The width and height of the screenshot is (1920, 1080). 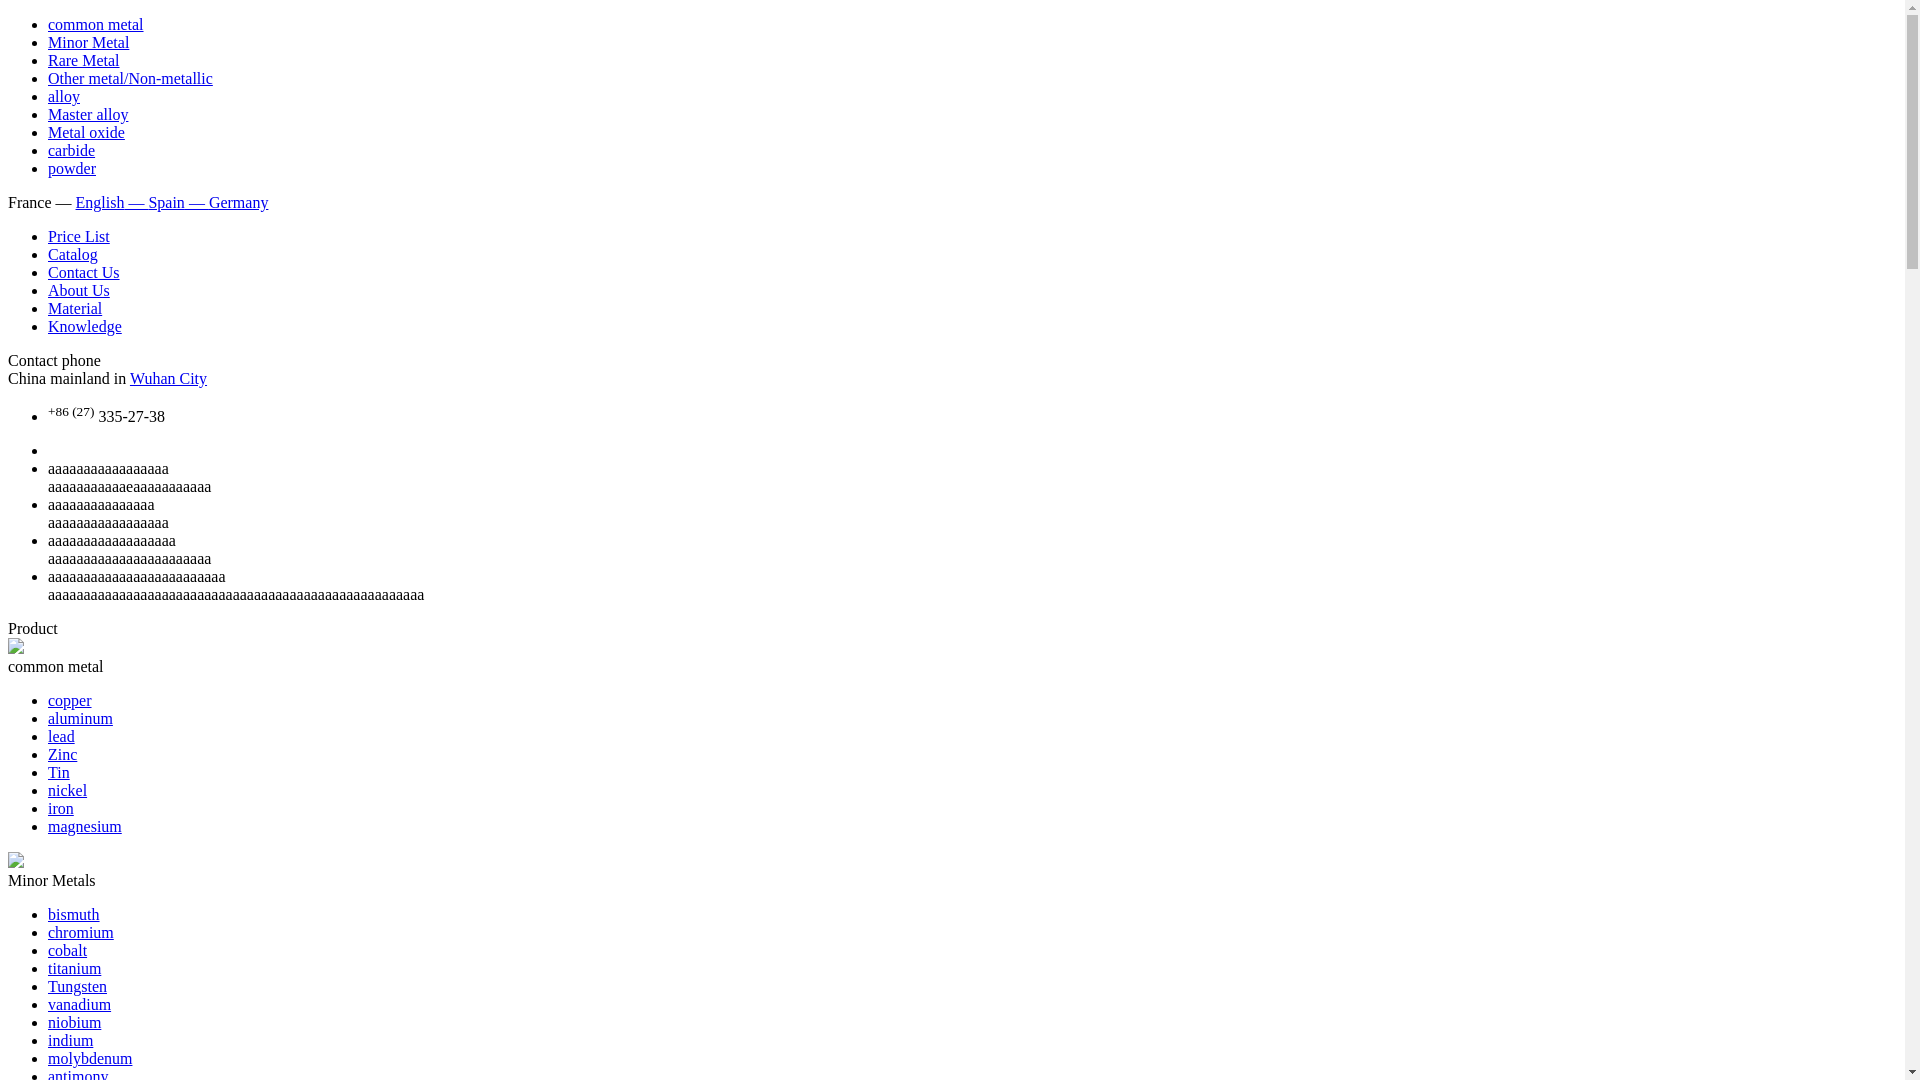 What do you see at coordinates (74, 967) in the screenshot?
I see `'titanium'` at bounding box center [74, 967].